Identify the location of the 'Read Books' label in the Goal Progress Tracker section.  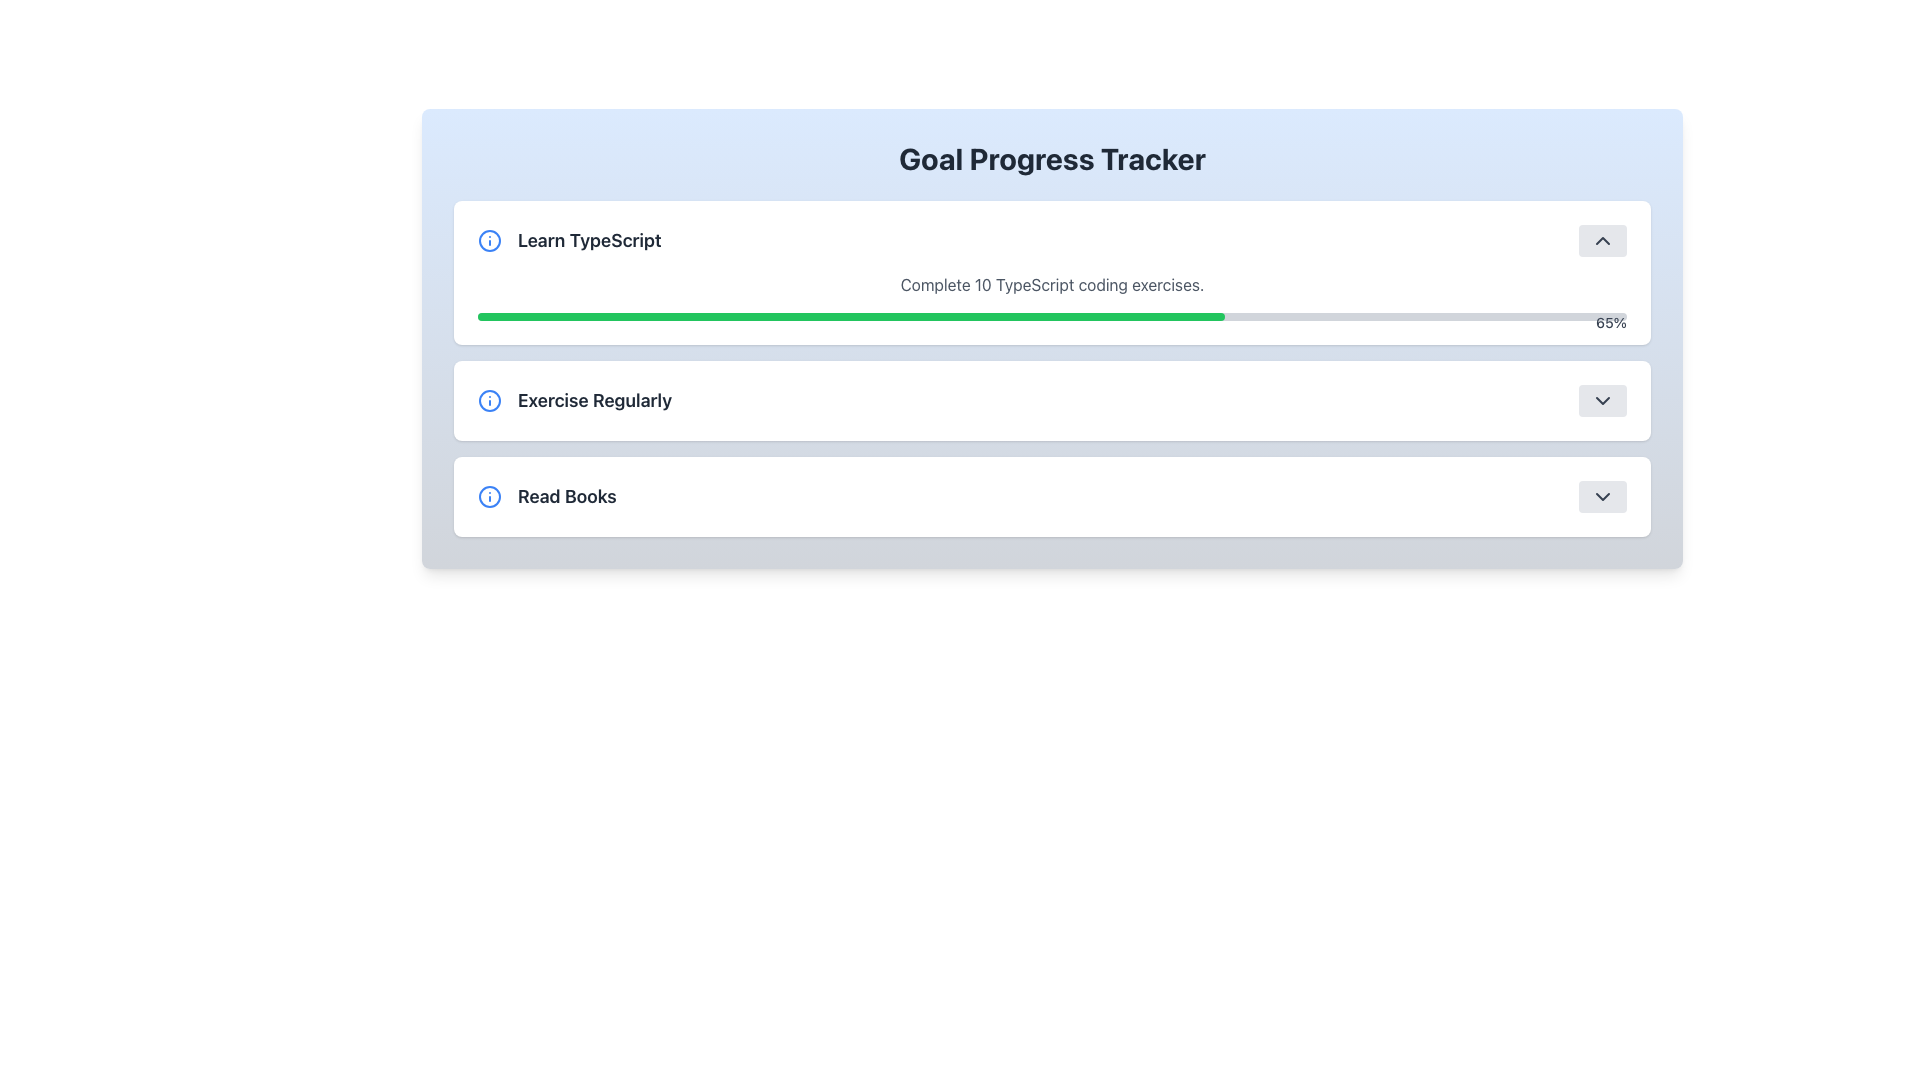
(547, 496).